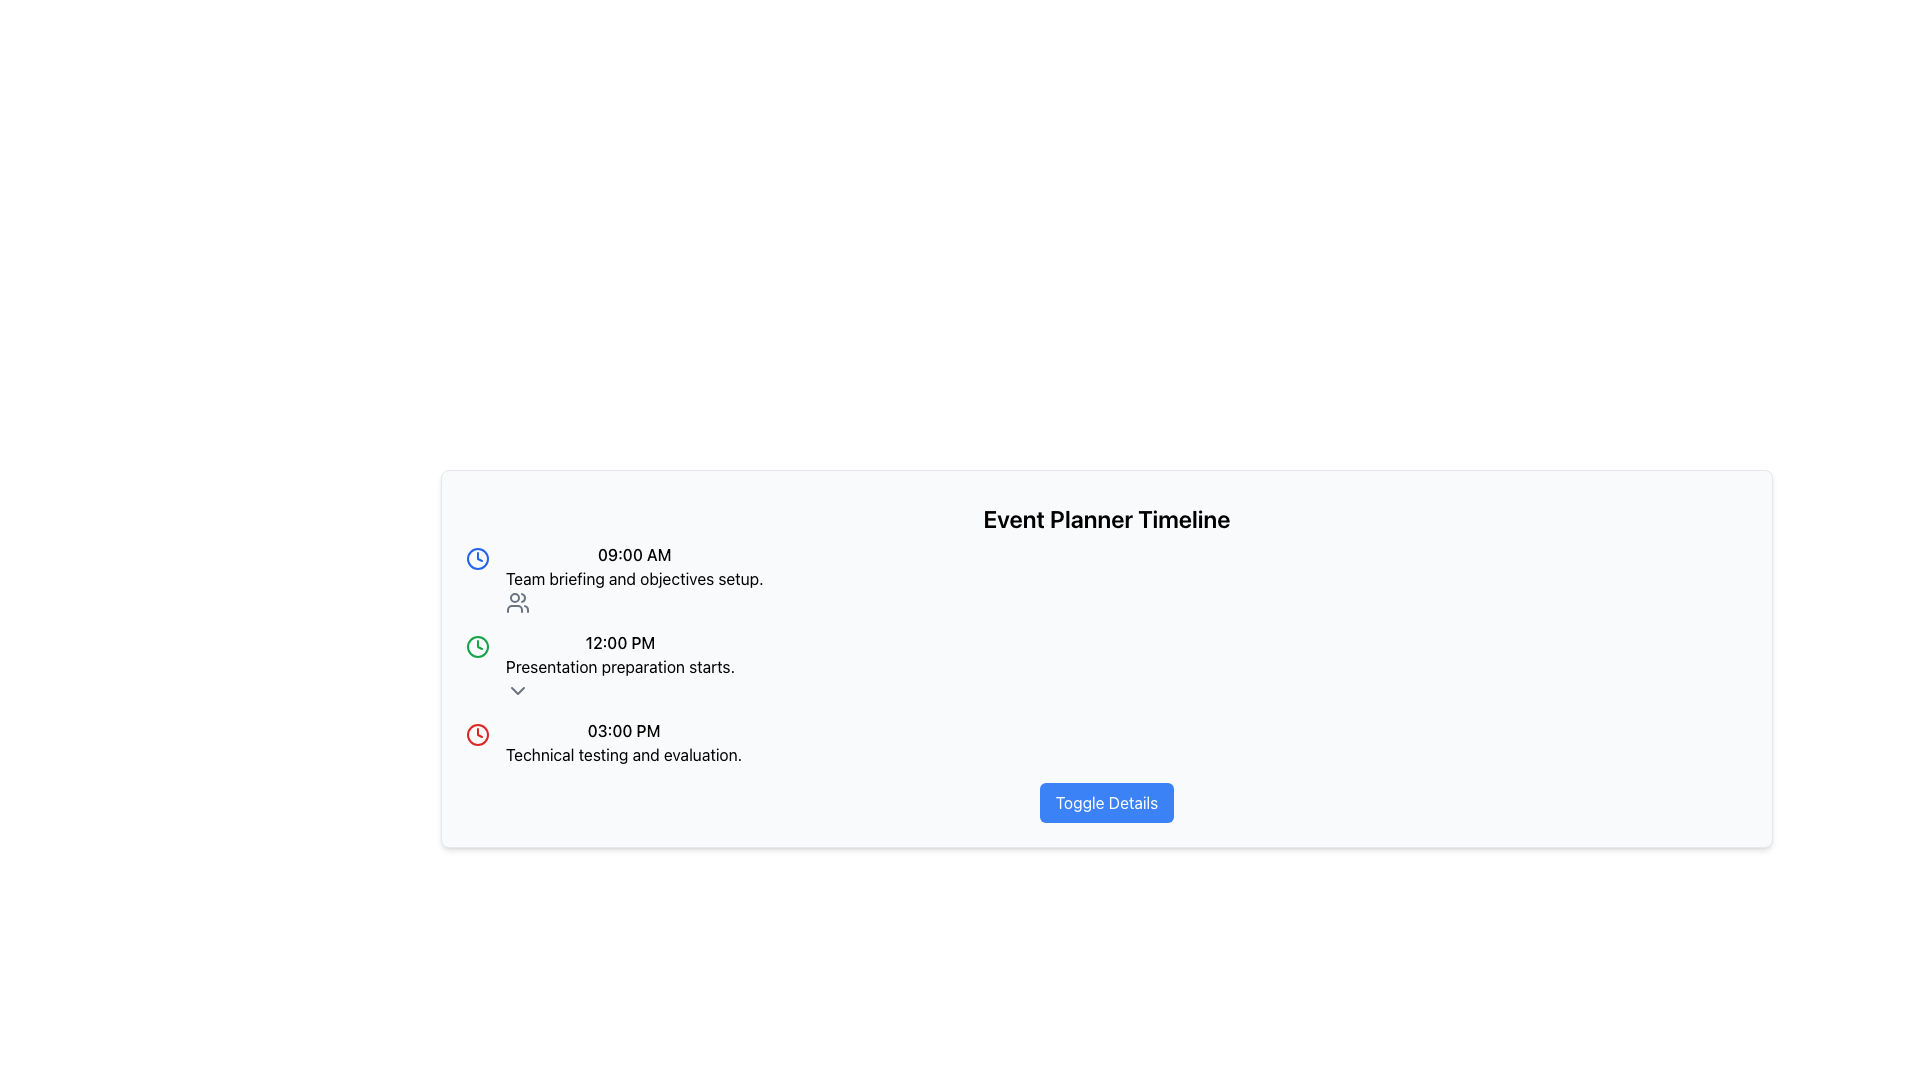 The height and width of the screenshot is (1080, 1920). What do you see at coordinates (619, 643) in the screenshot?
I see `the text label displaying '12:00 PM', which is bold and distinct, located between other timeline events` at bounding box center [619, 643].